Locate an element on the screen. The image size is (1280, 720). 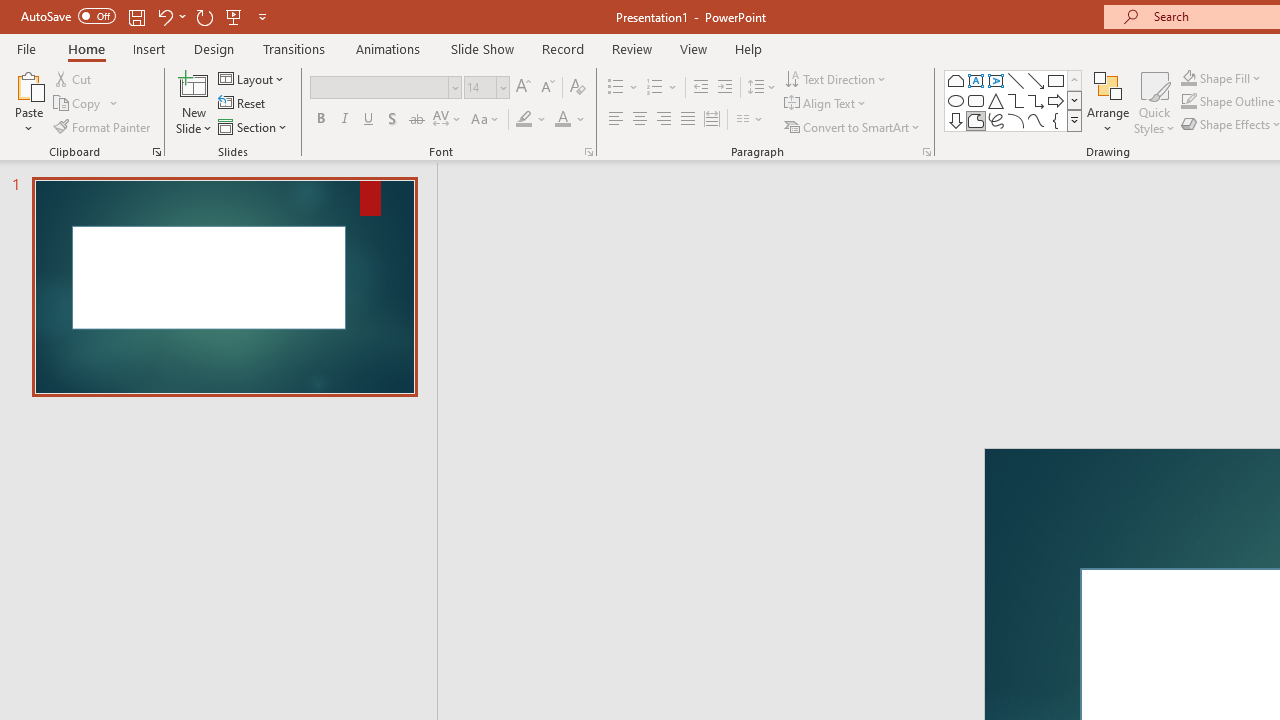
'Rectangle: Top Corners Snipped' is located at coordinates (955, 80).